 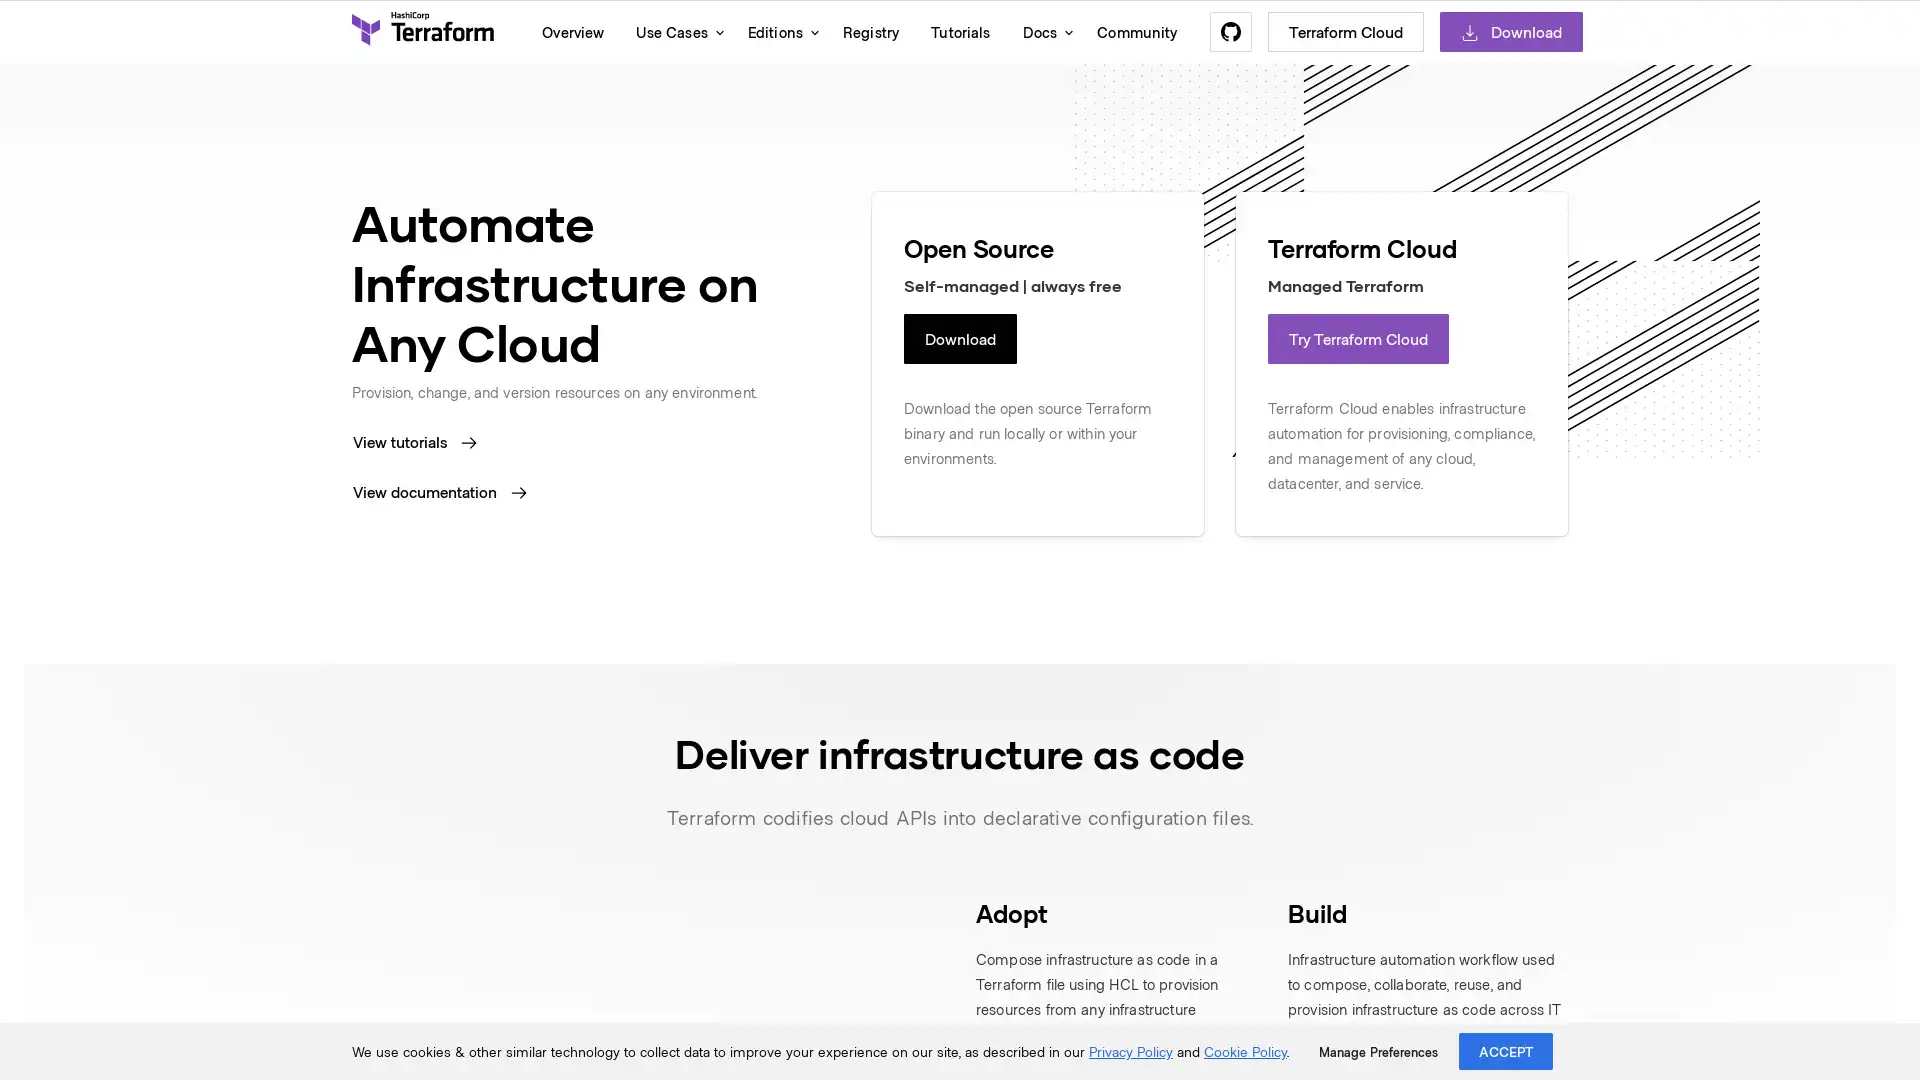 What do you see at coordinates (777, 31) in the screenshot?
I see `Editions` at bounding box center [777, 31].